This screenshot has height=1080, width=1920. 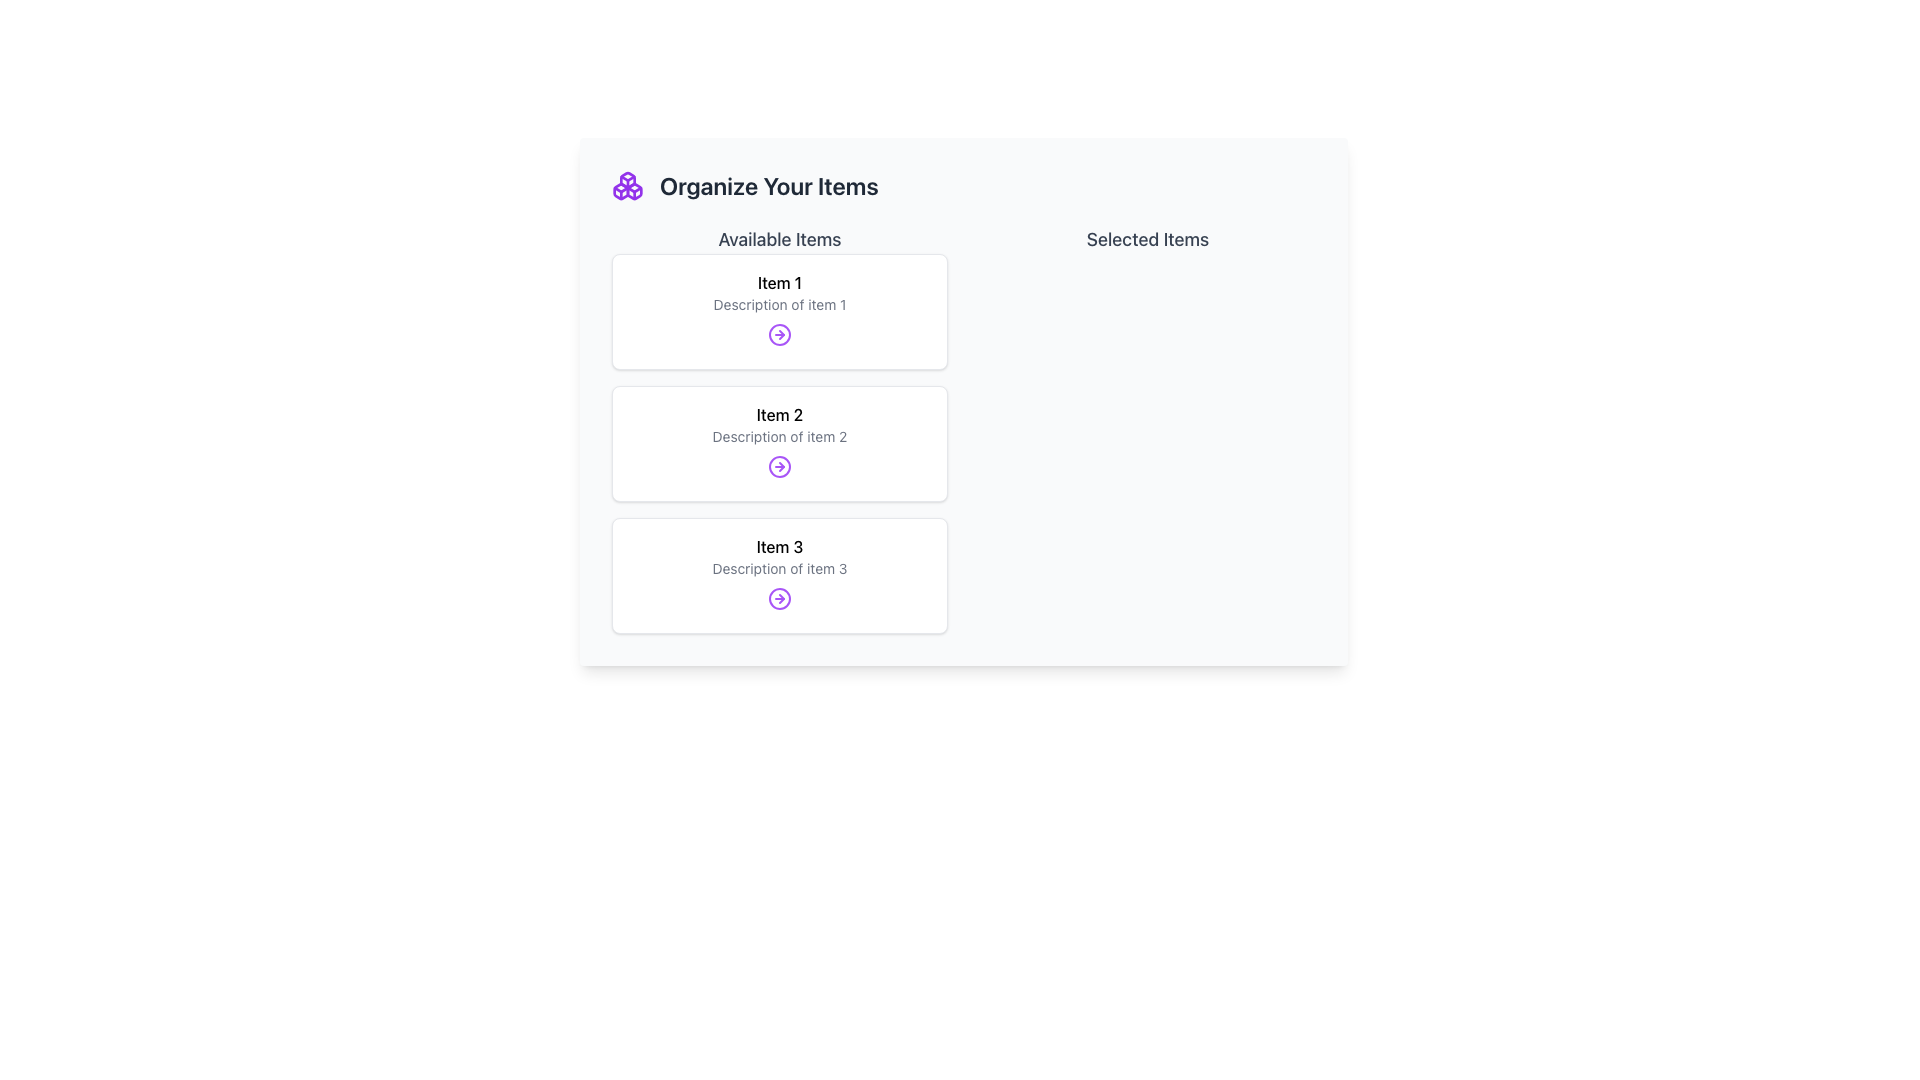 I want to click on the Decorative SVG graphic component located in the lower-left quadrant of the highlighted SVG icon at the top-left of the interface, so click(x=620, y=191).